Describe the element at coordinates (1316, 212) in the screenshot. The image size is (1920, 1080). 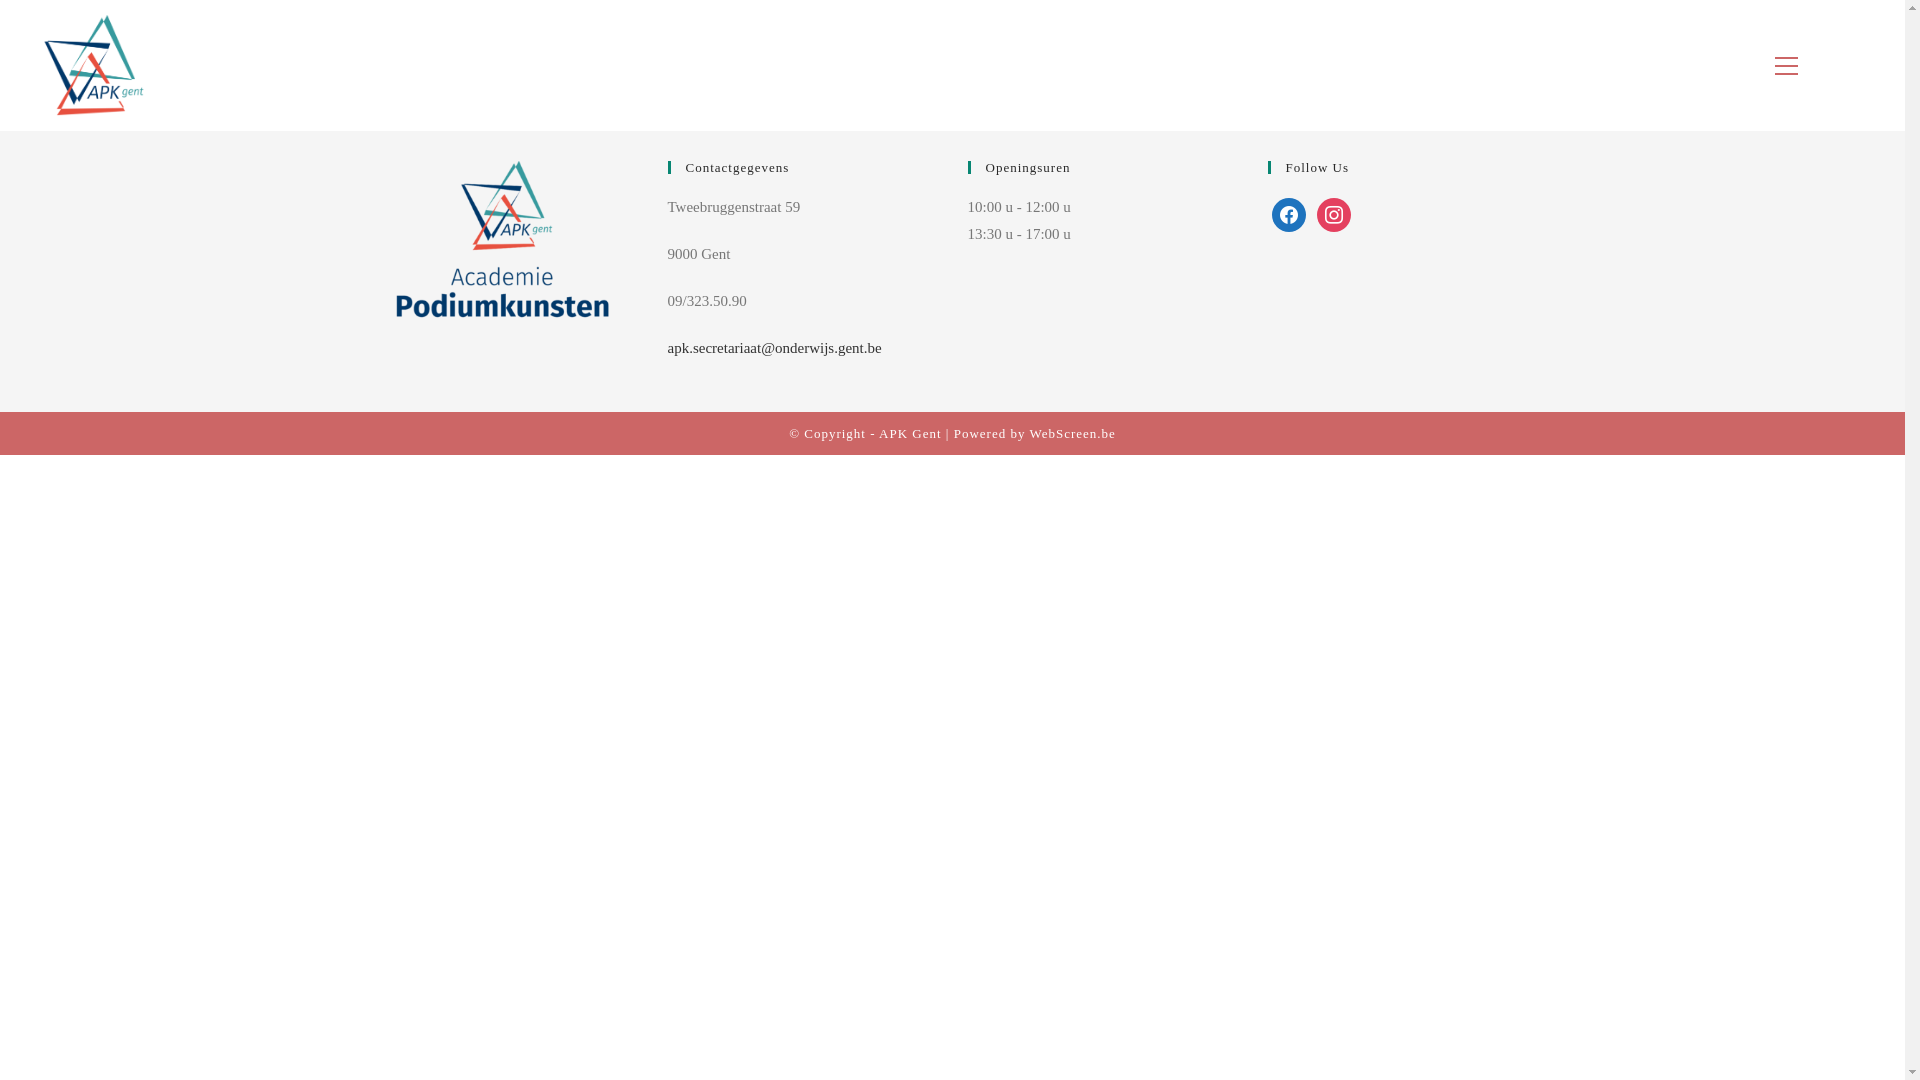
I see `'Default Label'` at that location.